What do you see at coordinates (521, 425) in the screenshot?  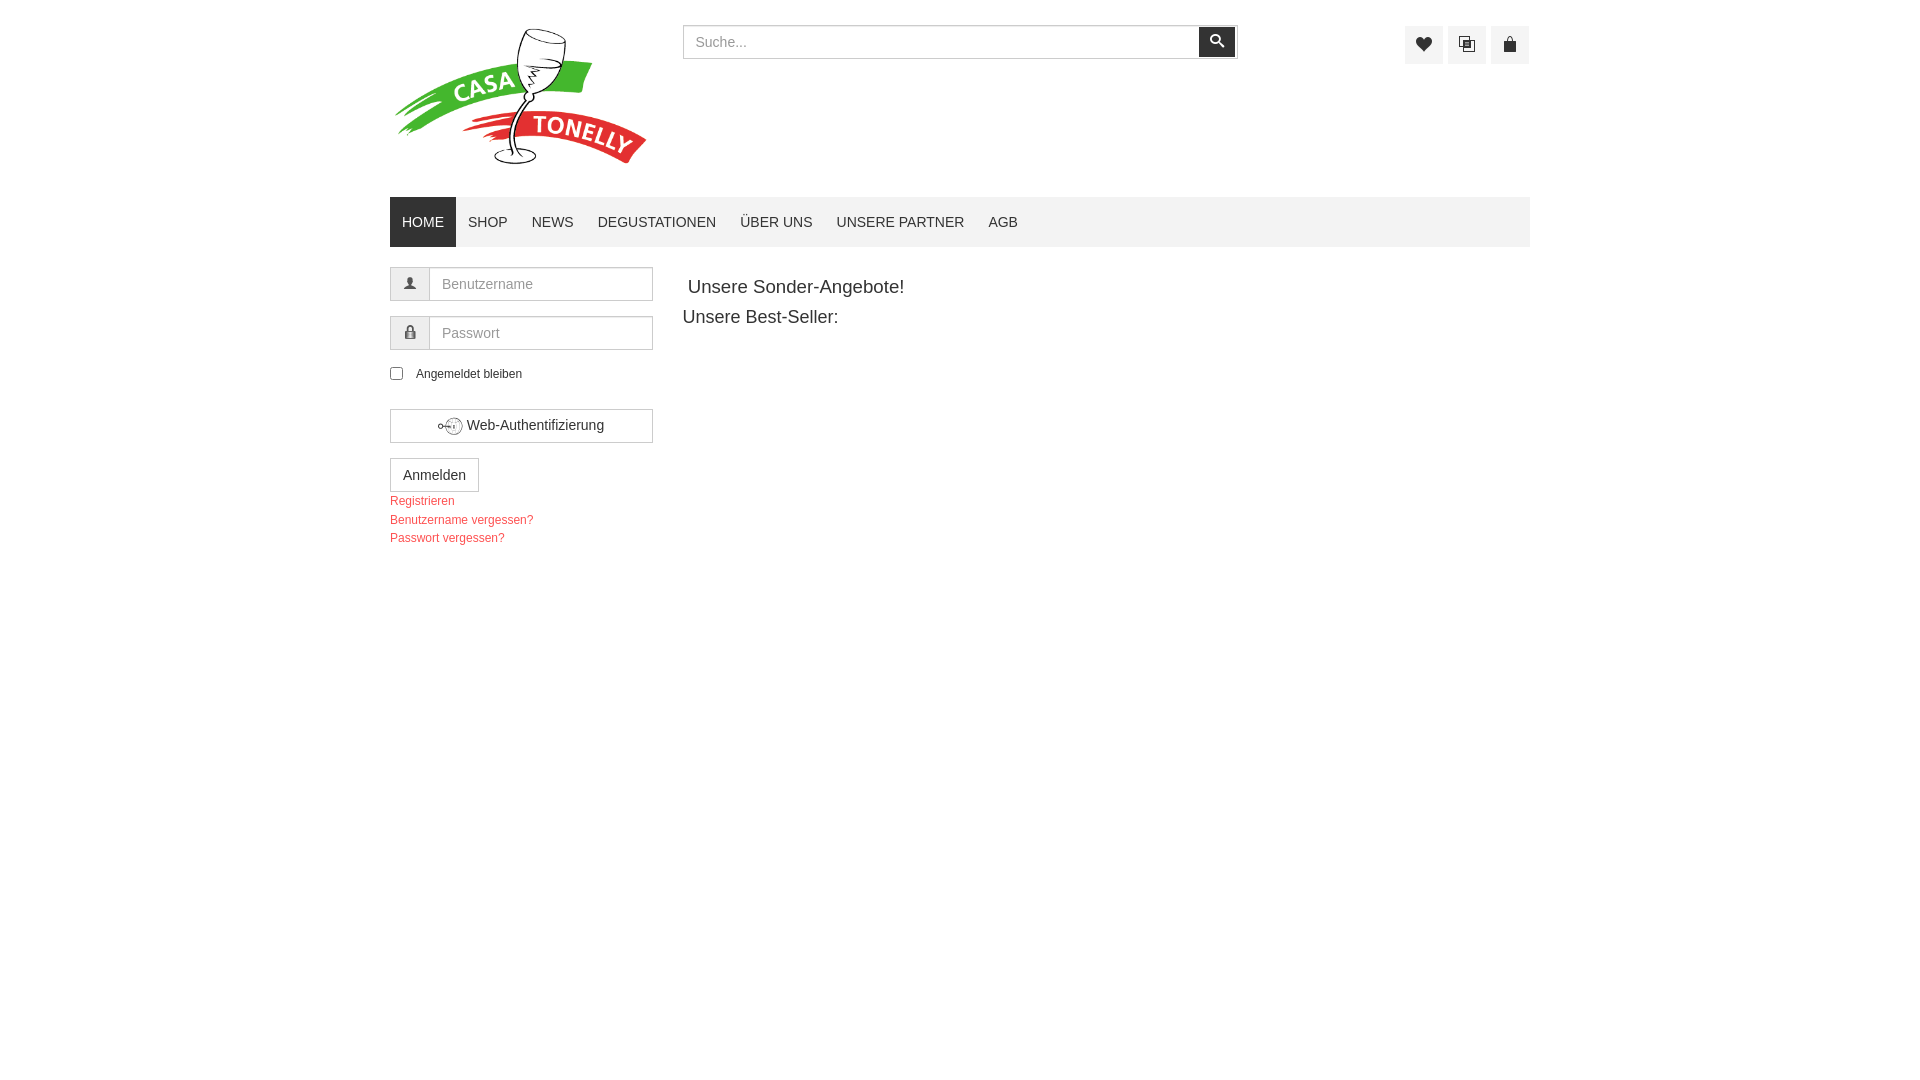 I see `'Web-Authentifizierung'` at bounding box center [521, 425].